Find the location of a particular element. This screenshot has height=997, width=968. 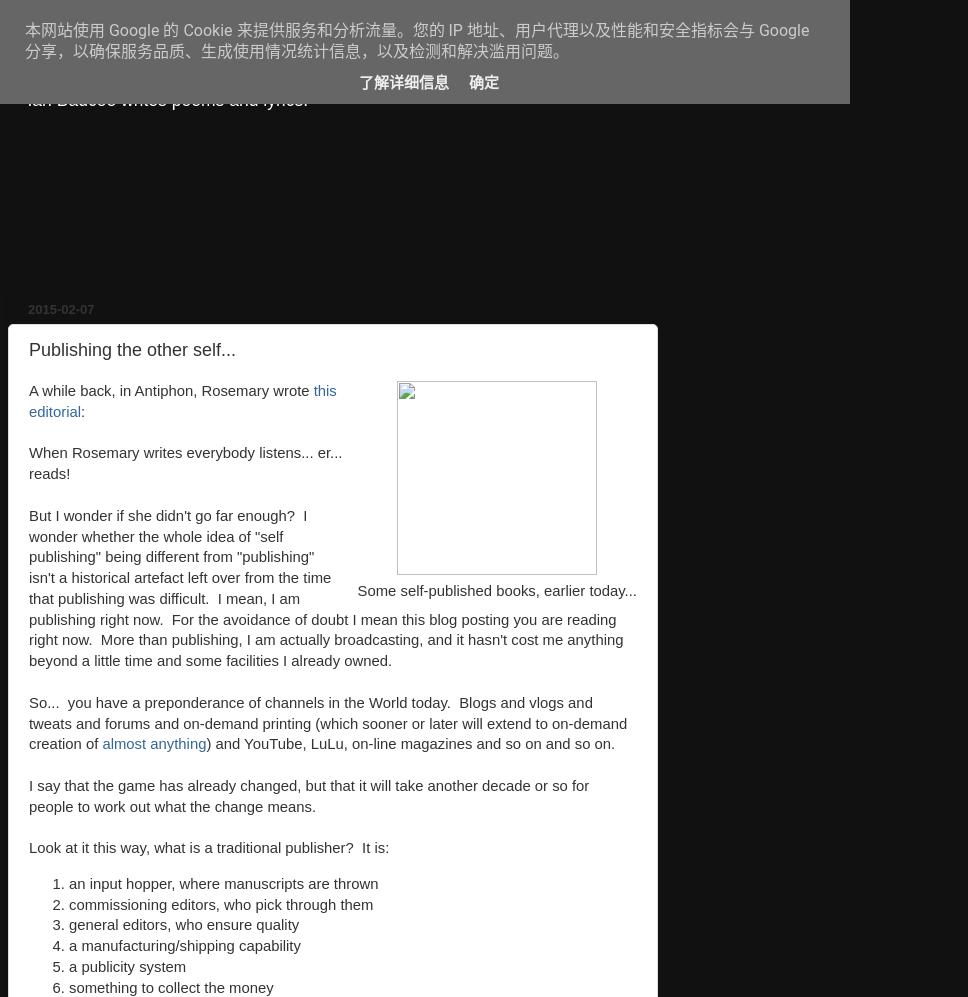

'almost anything' is located at coordinates (153, 743).